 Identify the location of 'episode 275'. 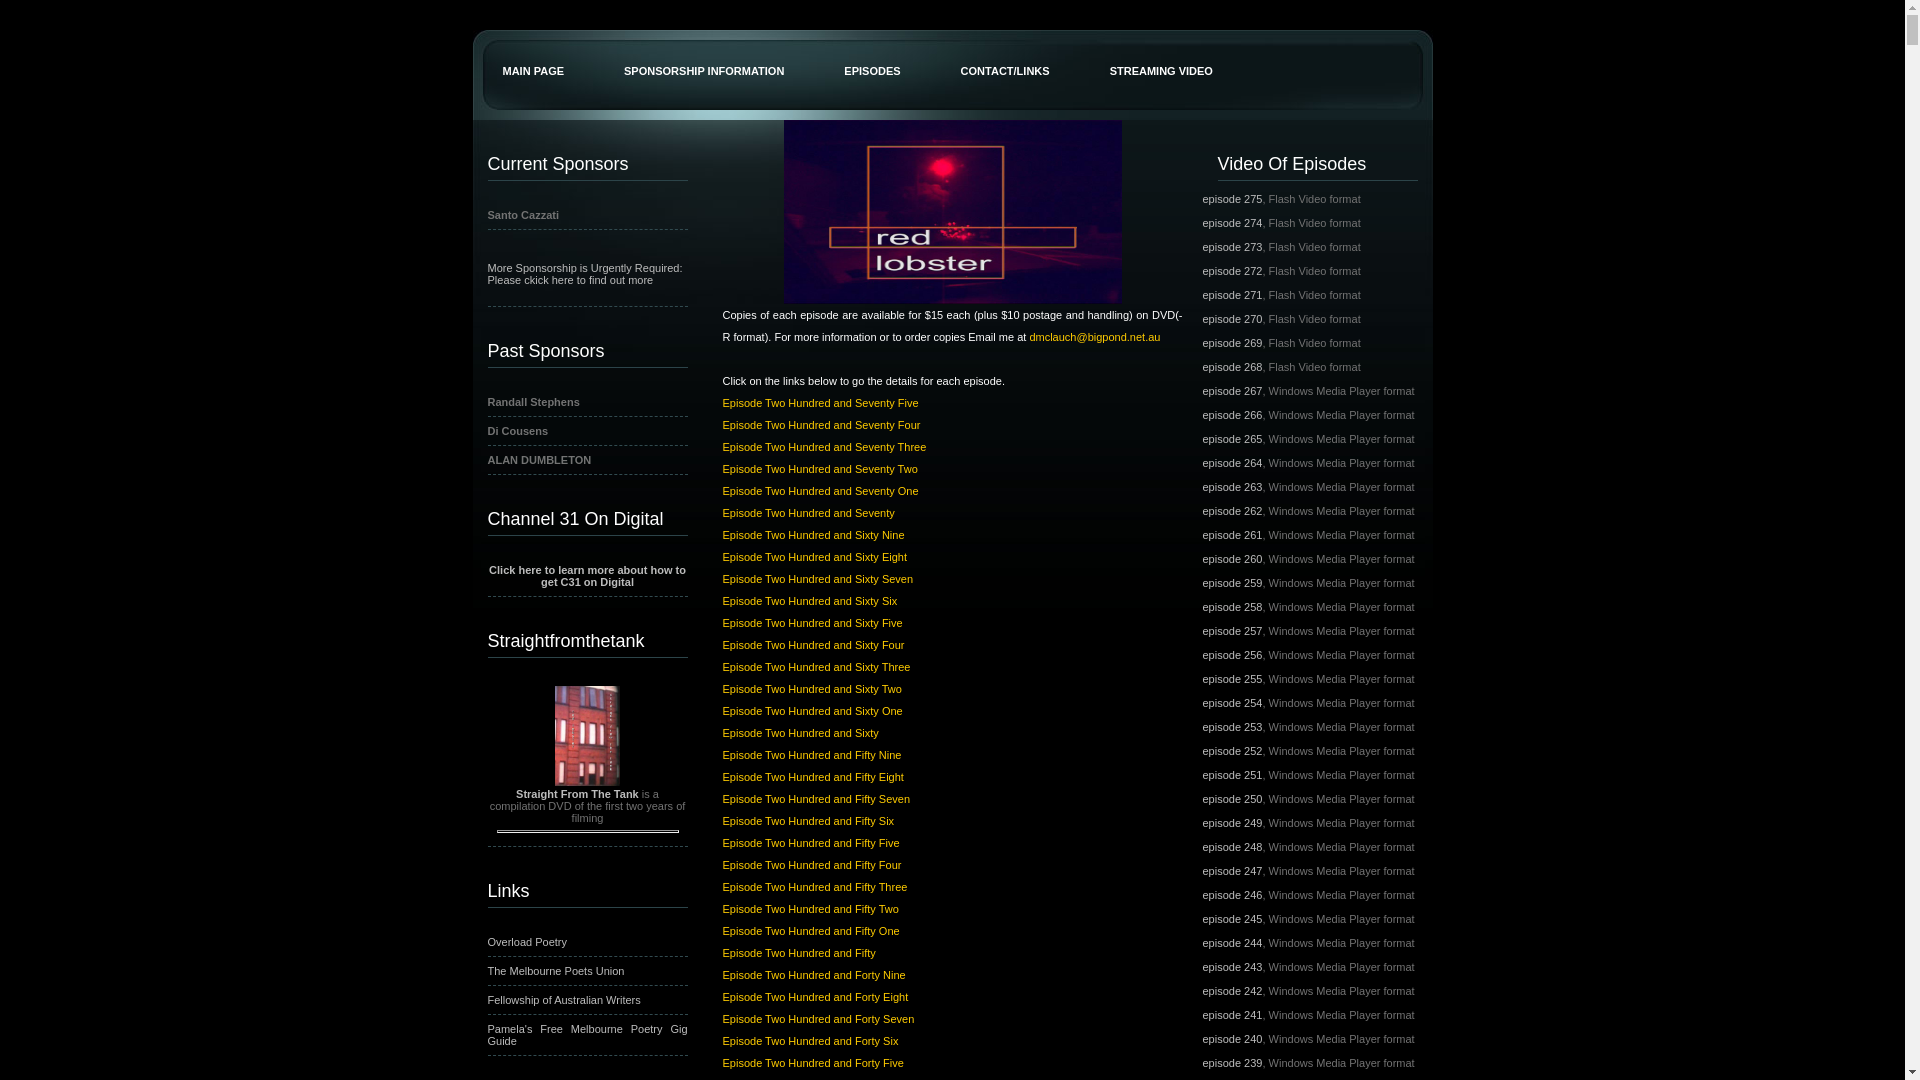
(1231, 199).